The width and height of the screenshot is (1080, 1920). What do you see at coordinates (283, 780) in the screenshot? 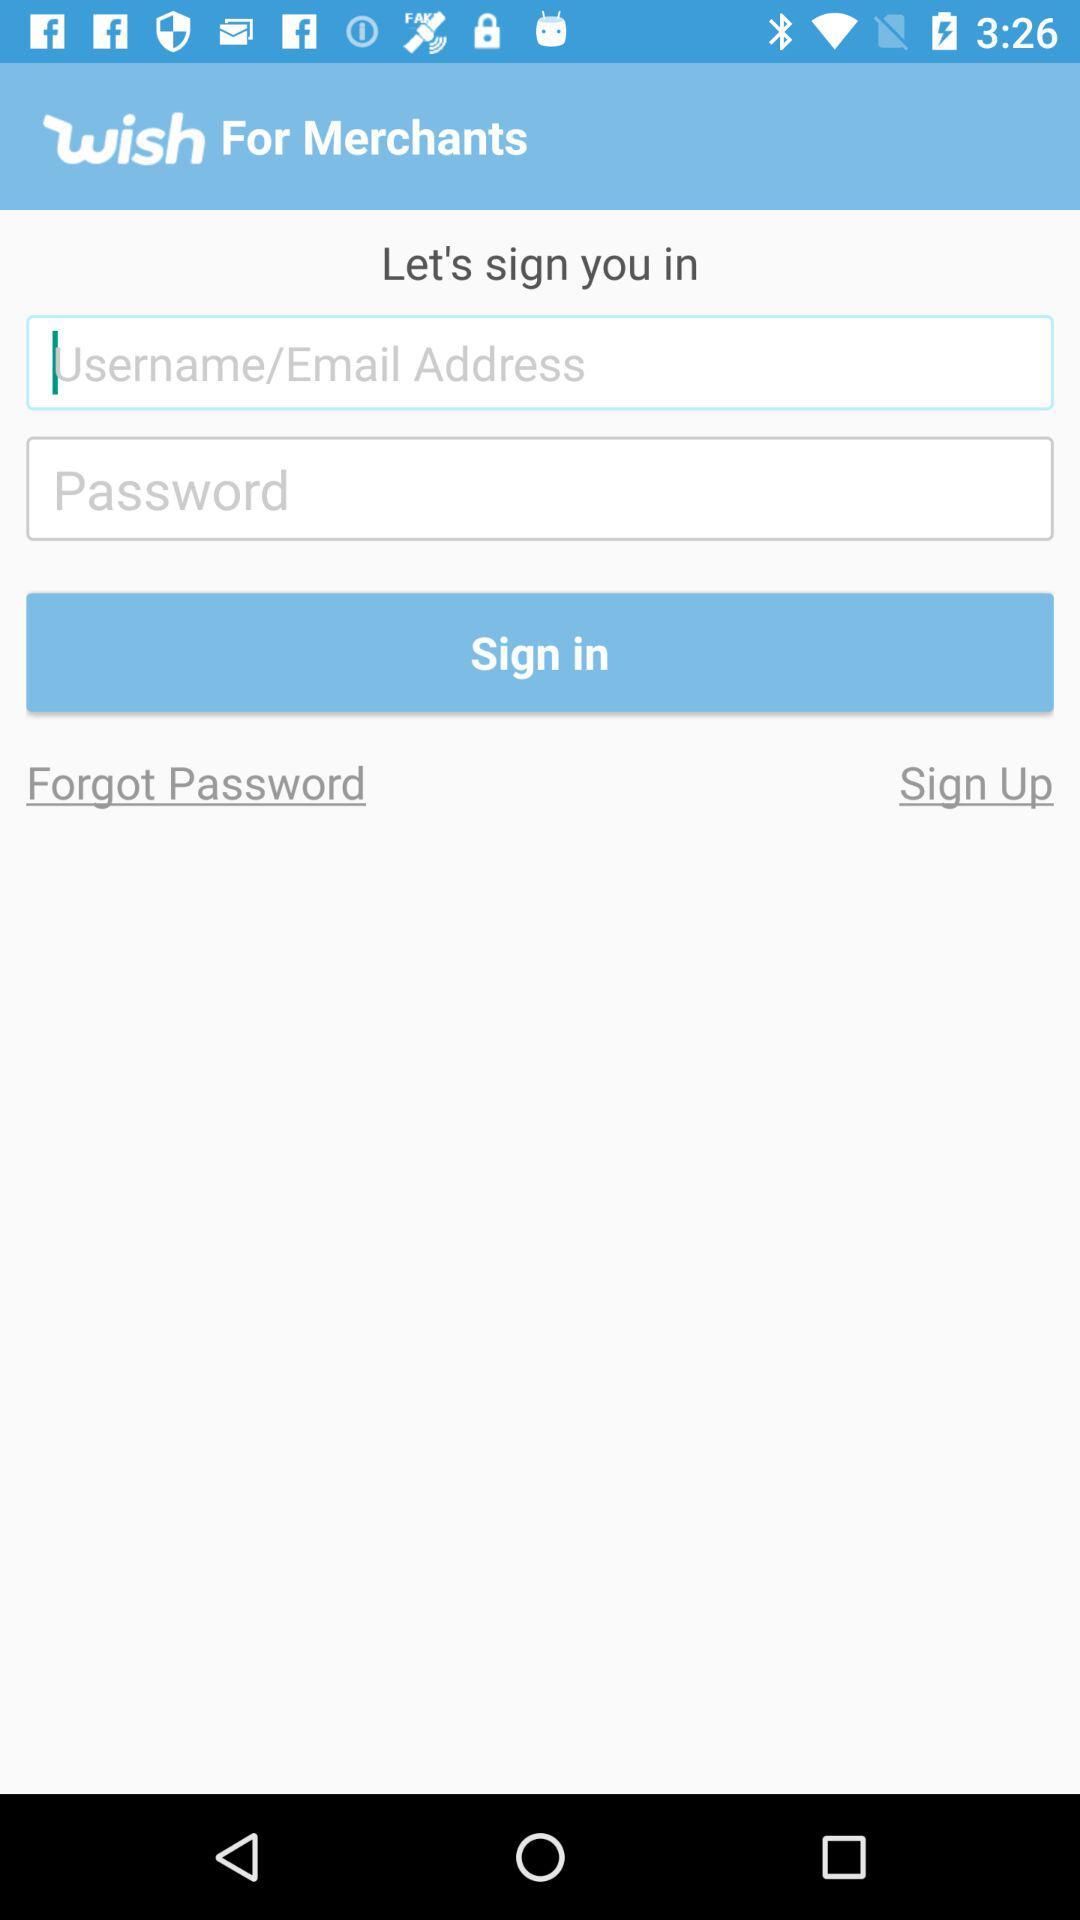
I see `the item next to sign up icon` at bounding box center [283, 780].